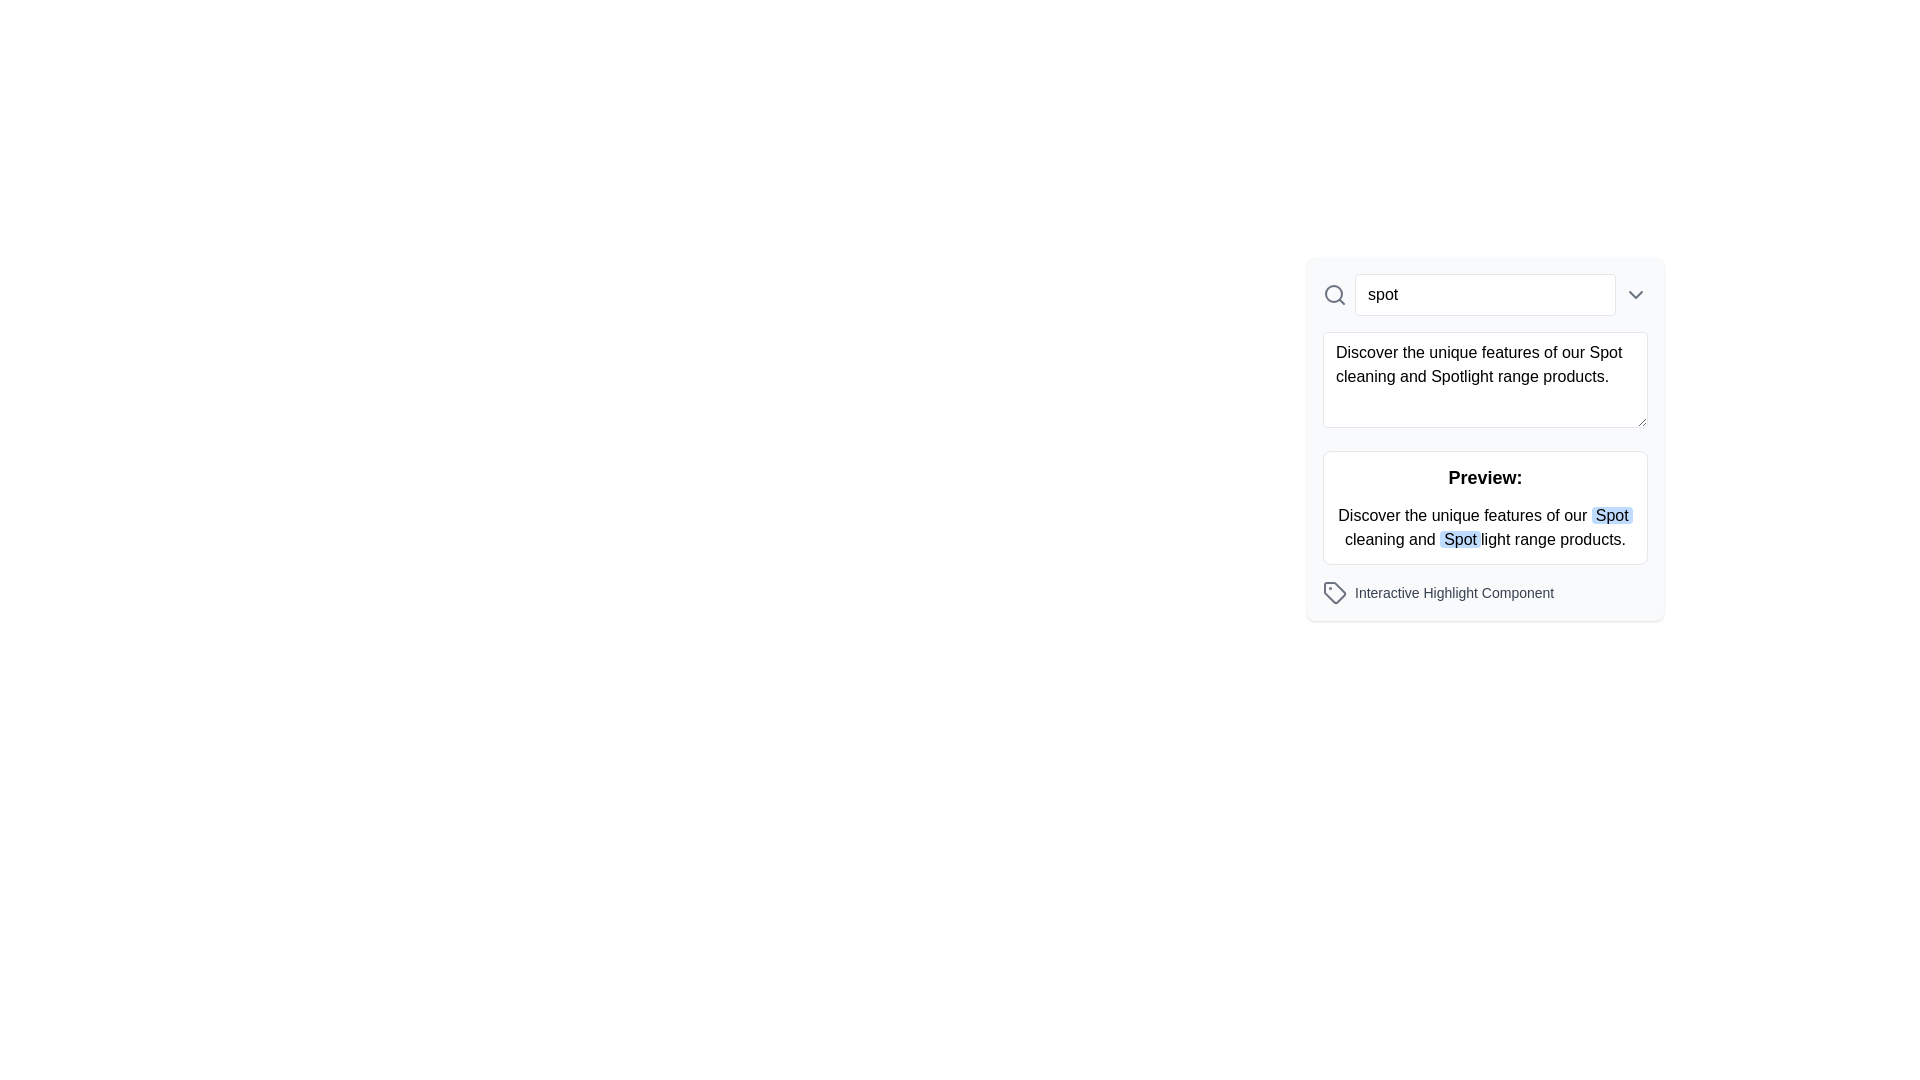 The width and height of the screenshot is (1920, 1080). What do you see at coordinates (1334, 293) in the screenshot?
I see `the circular component of the search icon, which represents the body of the magnifying glass, located at the top-left area of the input field` at bounding box center [1334, 293].